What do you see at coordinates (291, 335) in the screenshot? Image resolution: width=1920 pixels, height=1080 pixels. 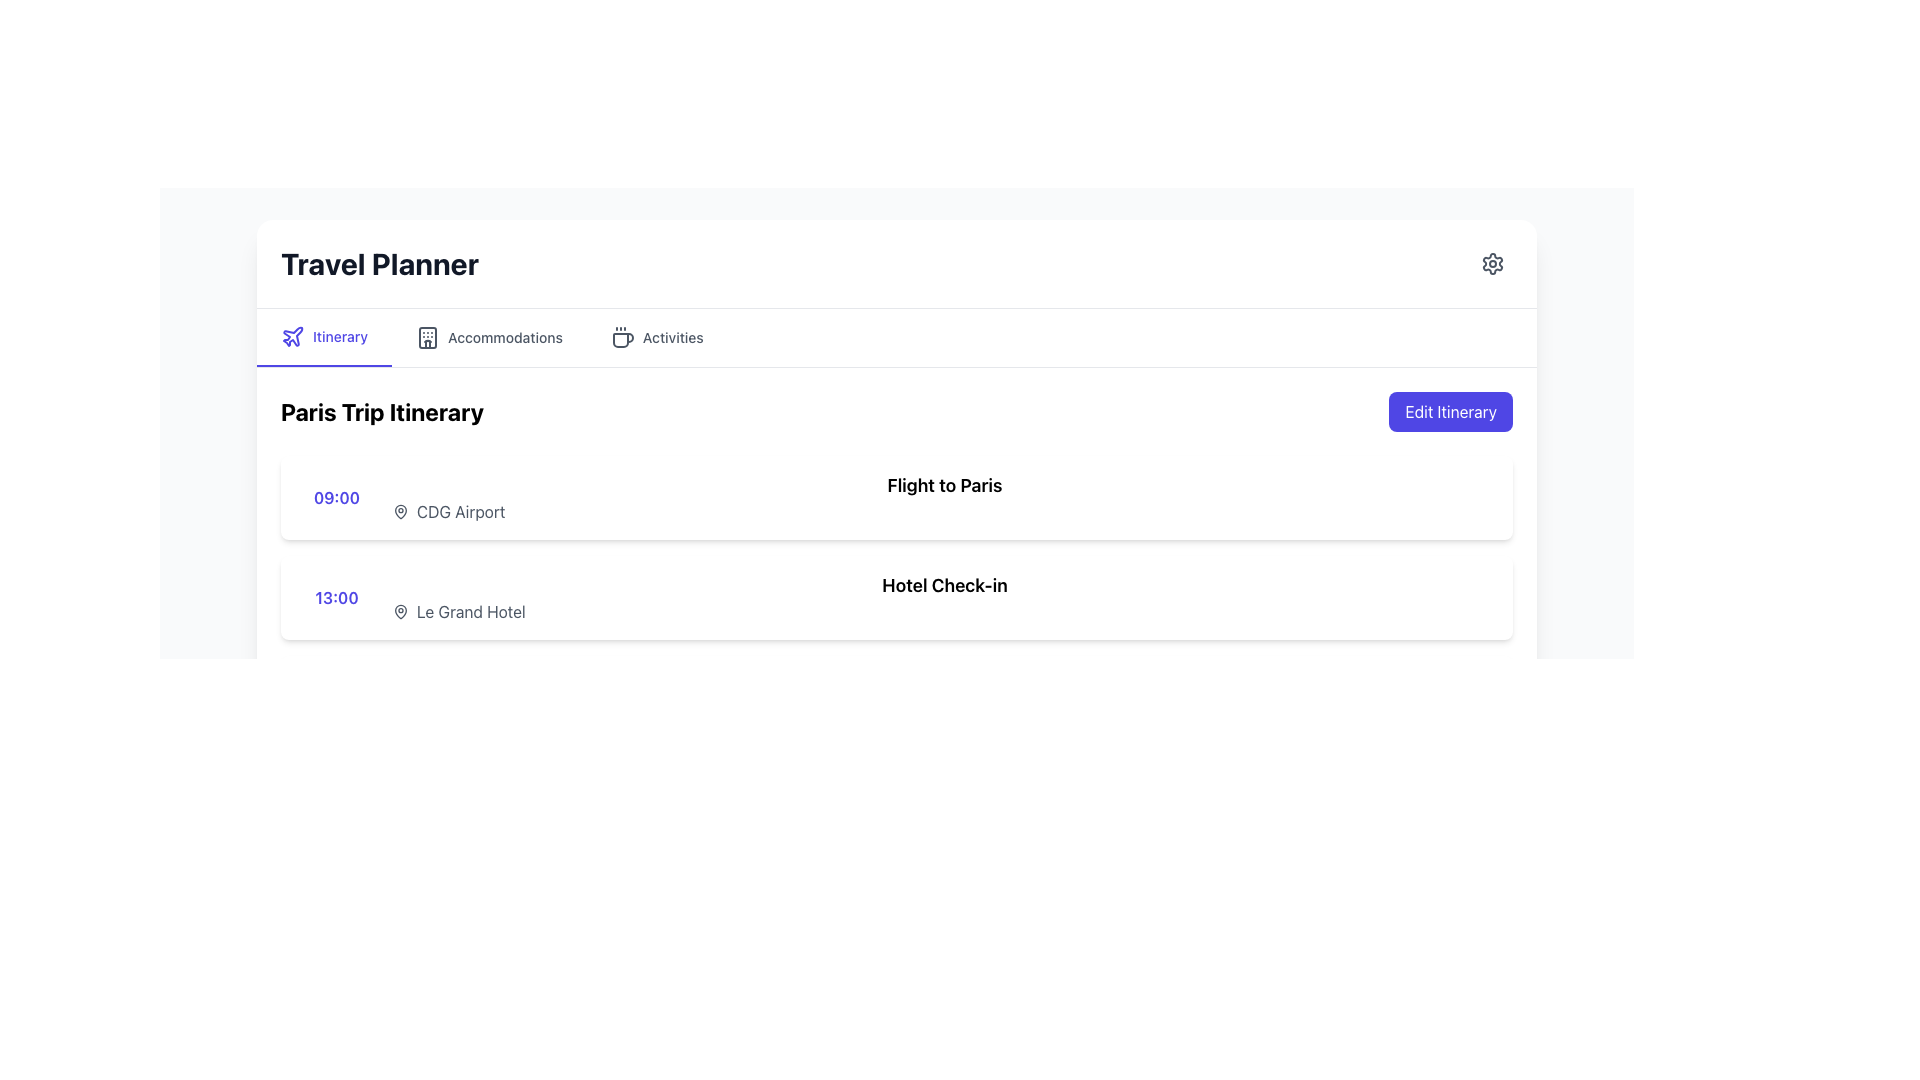 I see `the airplane icon located in the tab navigation bar preceding the 'Itinerary' label` at bounding box center [291, 335].